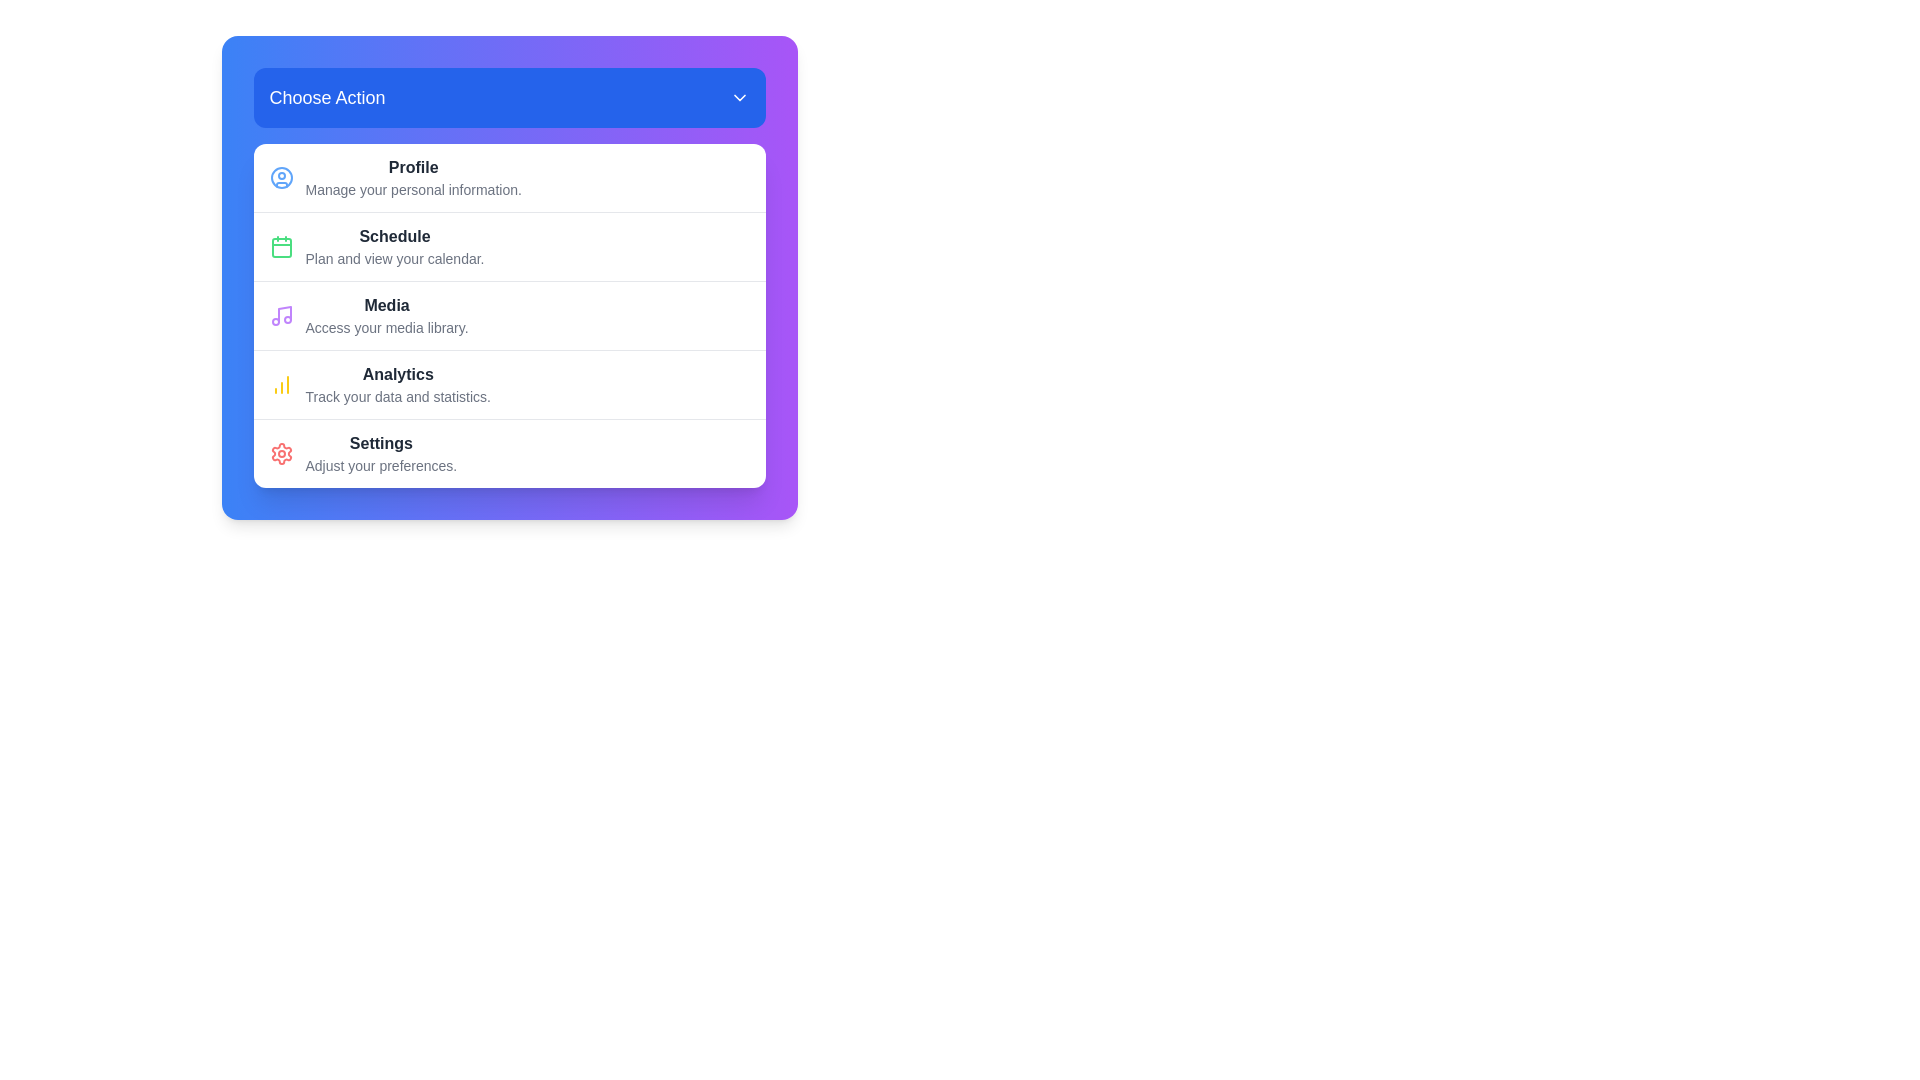  Describe the element at coordinates (280, 385) in the screenshot. I see `the small yellow graphical icon representing an increasing bar chart located within the 'Analytics' menu option of the dropdown menu` at that location.